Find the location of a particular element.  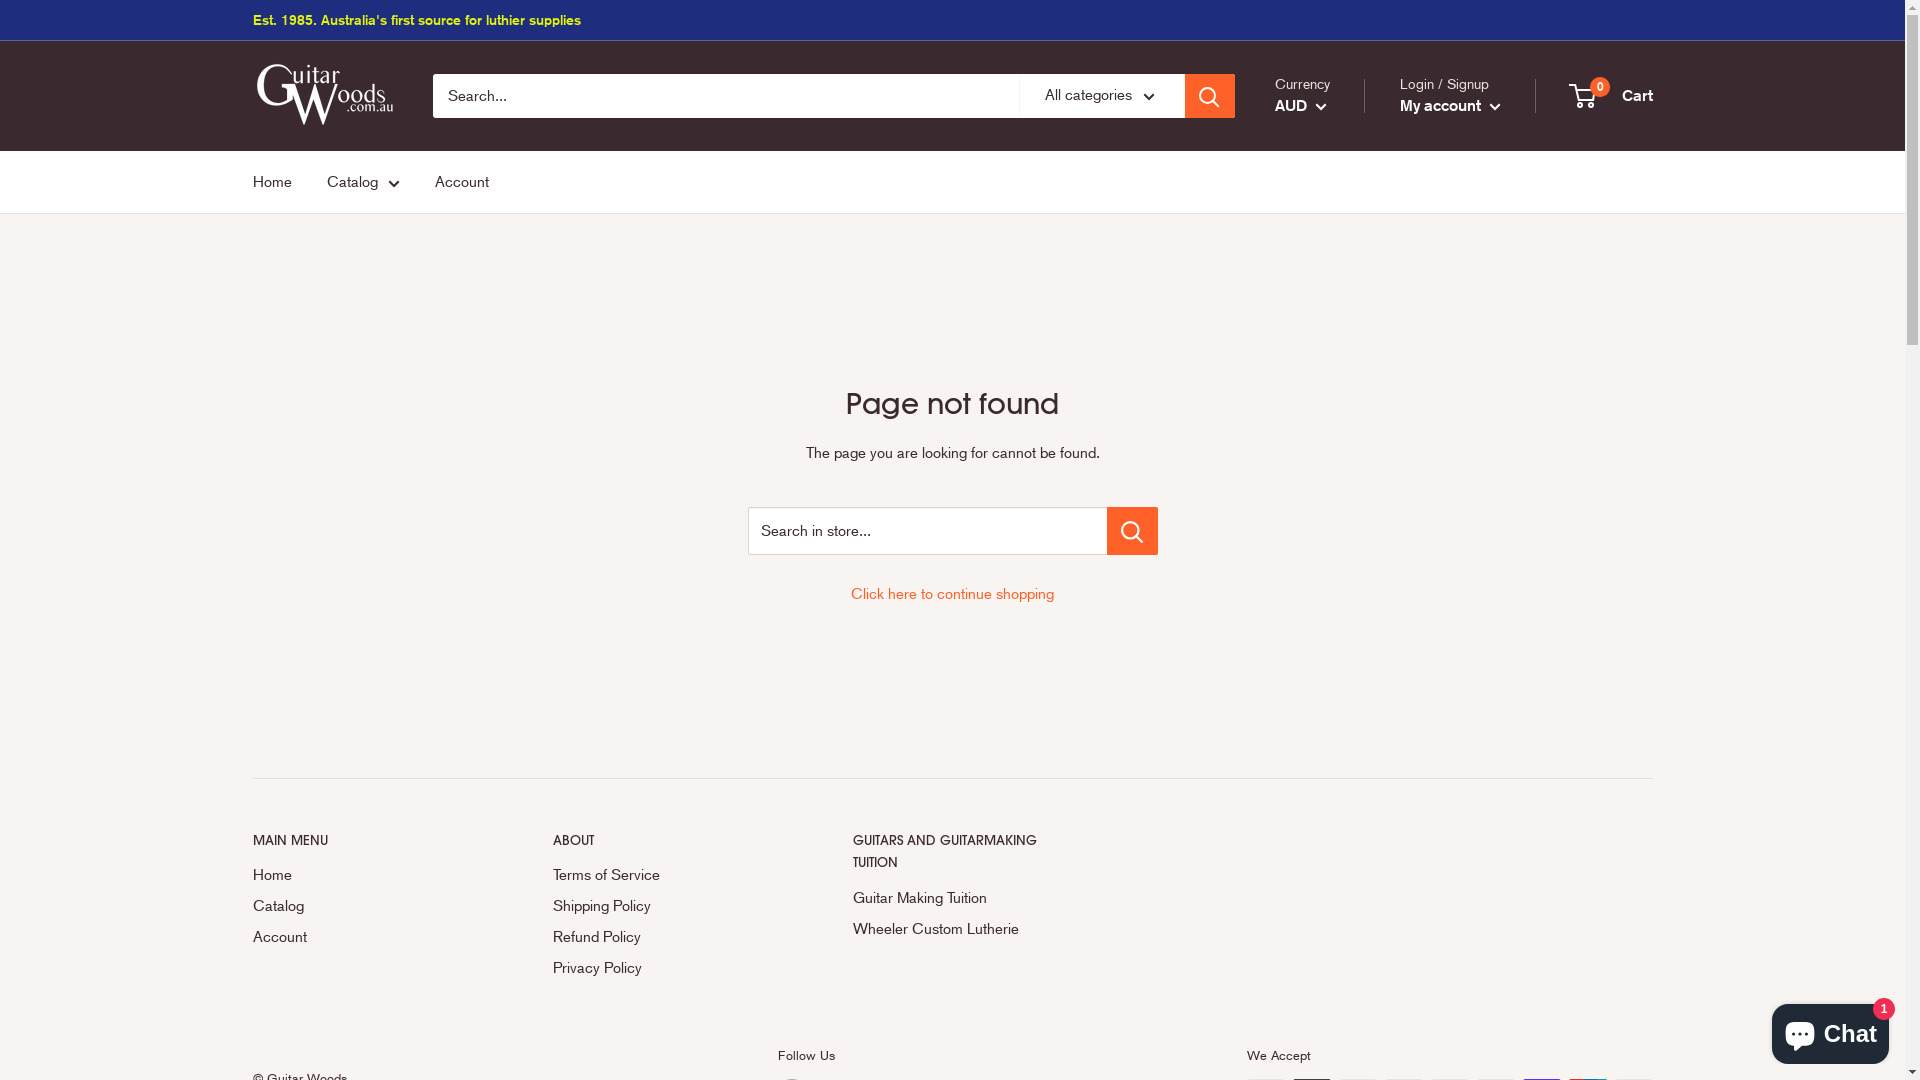

'Privacy Policy' is located at coordinates (667, 967).